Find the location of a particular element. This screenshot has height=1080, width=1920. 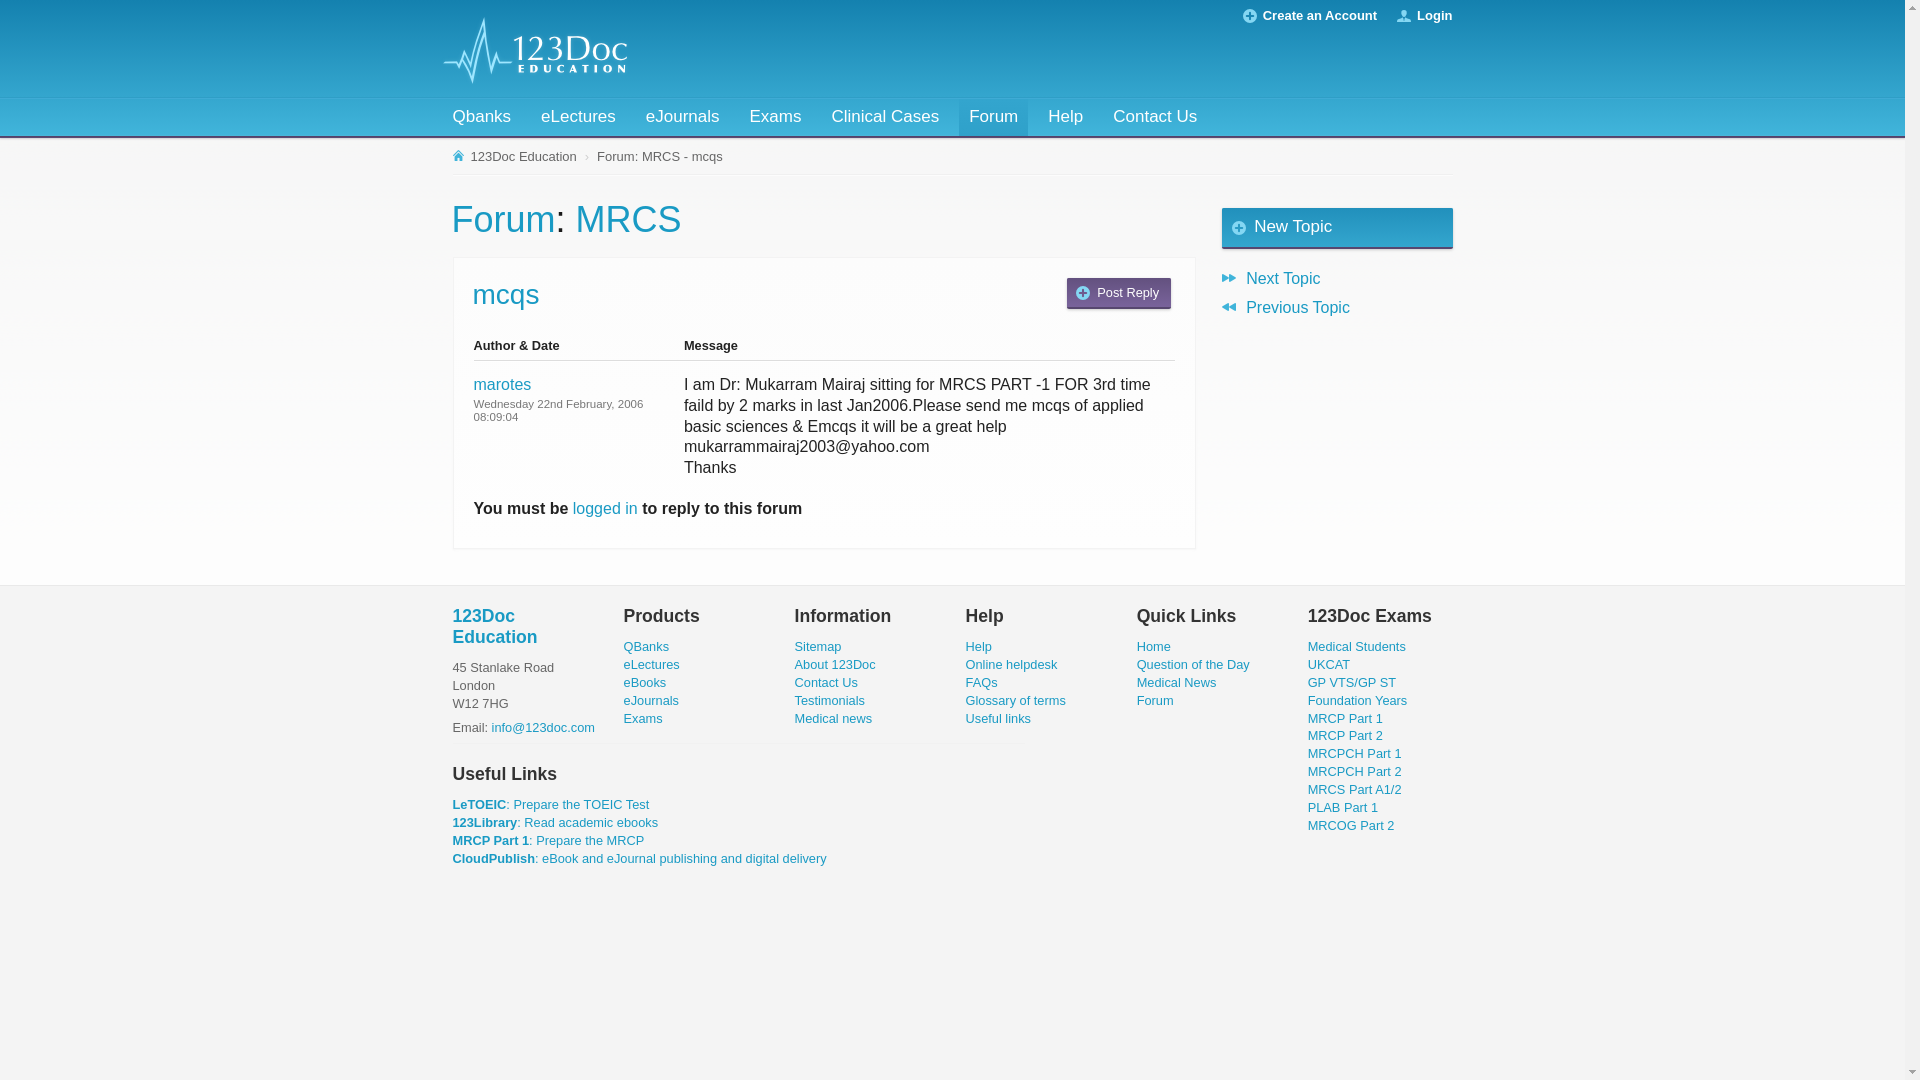

'MRCP Part 1' is located at coordinates (1345, 717).